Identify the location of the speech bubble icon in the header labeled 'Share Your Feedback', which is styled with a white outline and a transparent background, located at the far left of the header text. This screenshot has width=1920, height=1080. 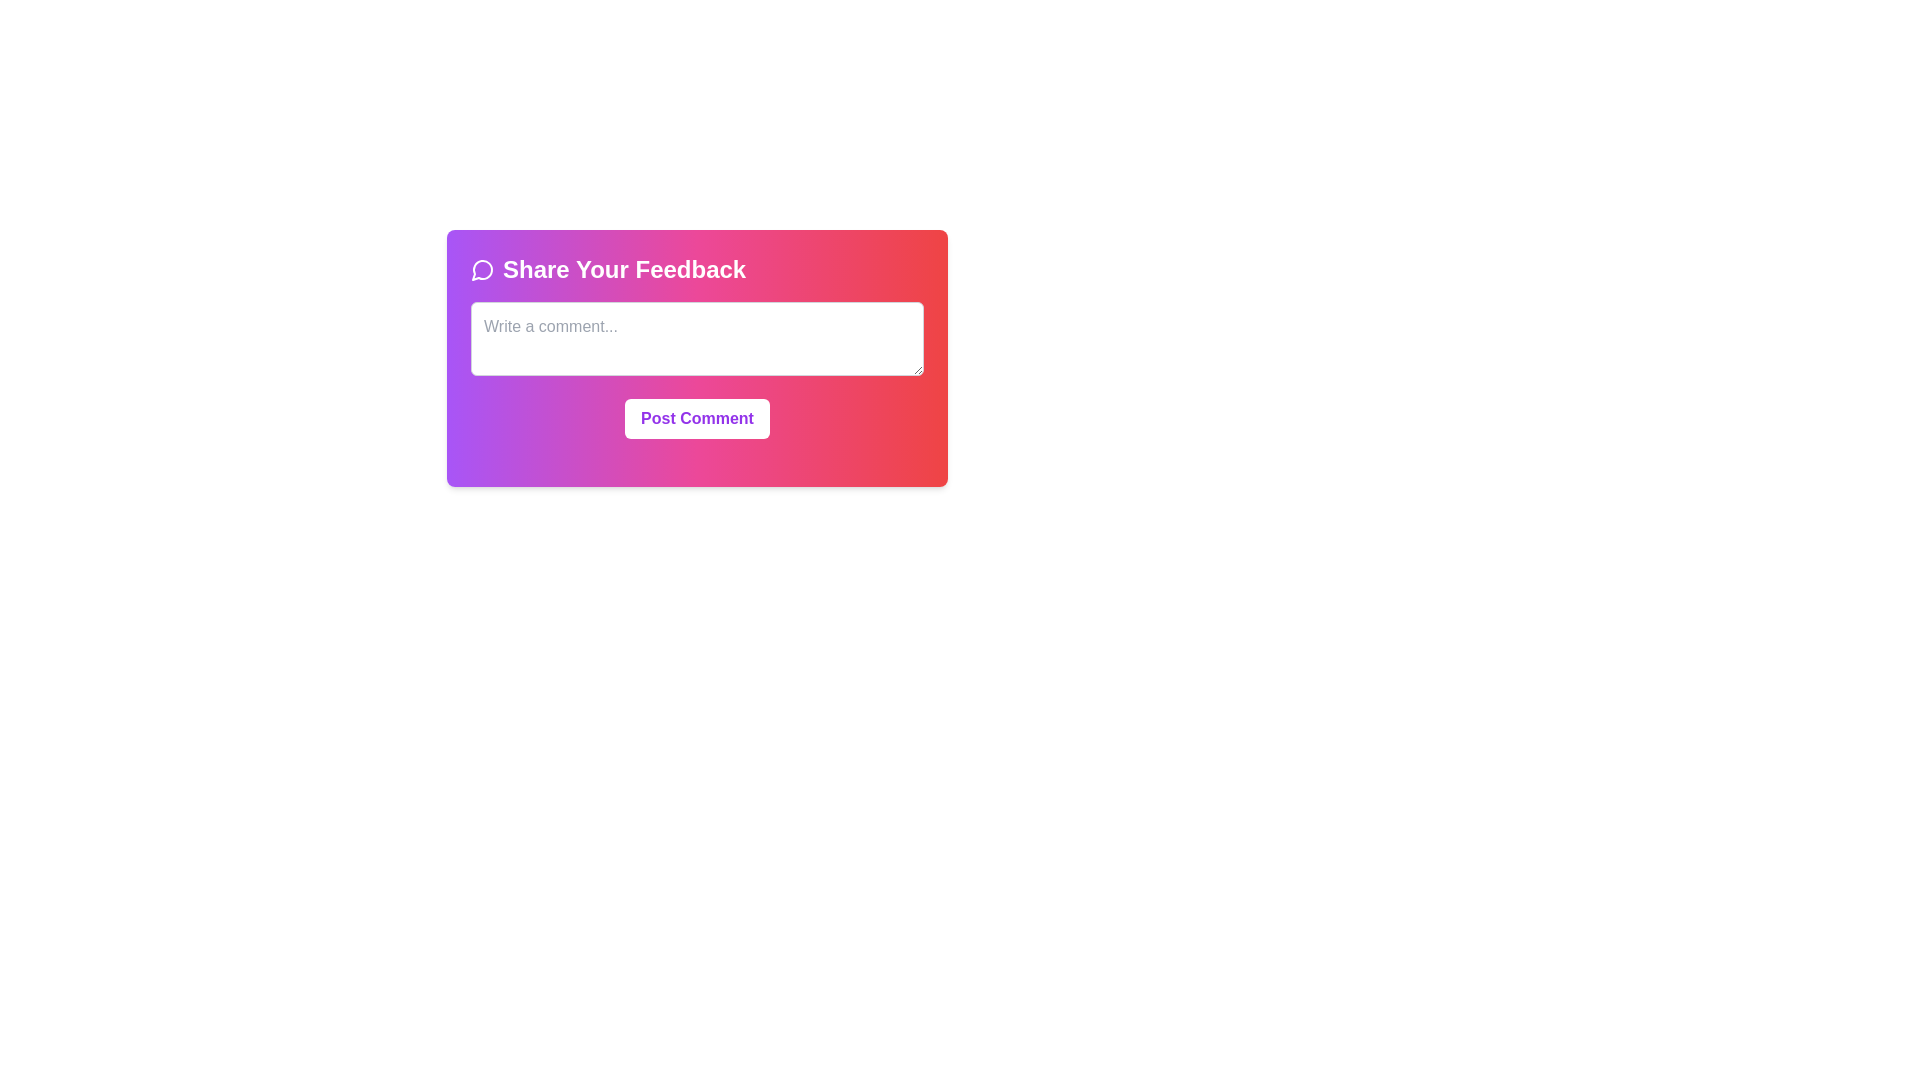
(483, 270).